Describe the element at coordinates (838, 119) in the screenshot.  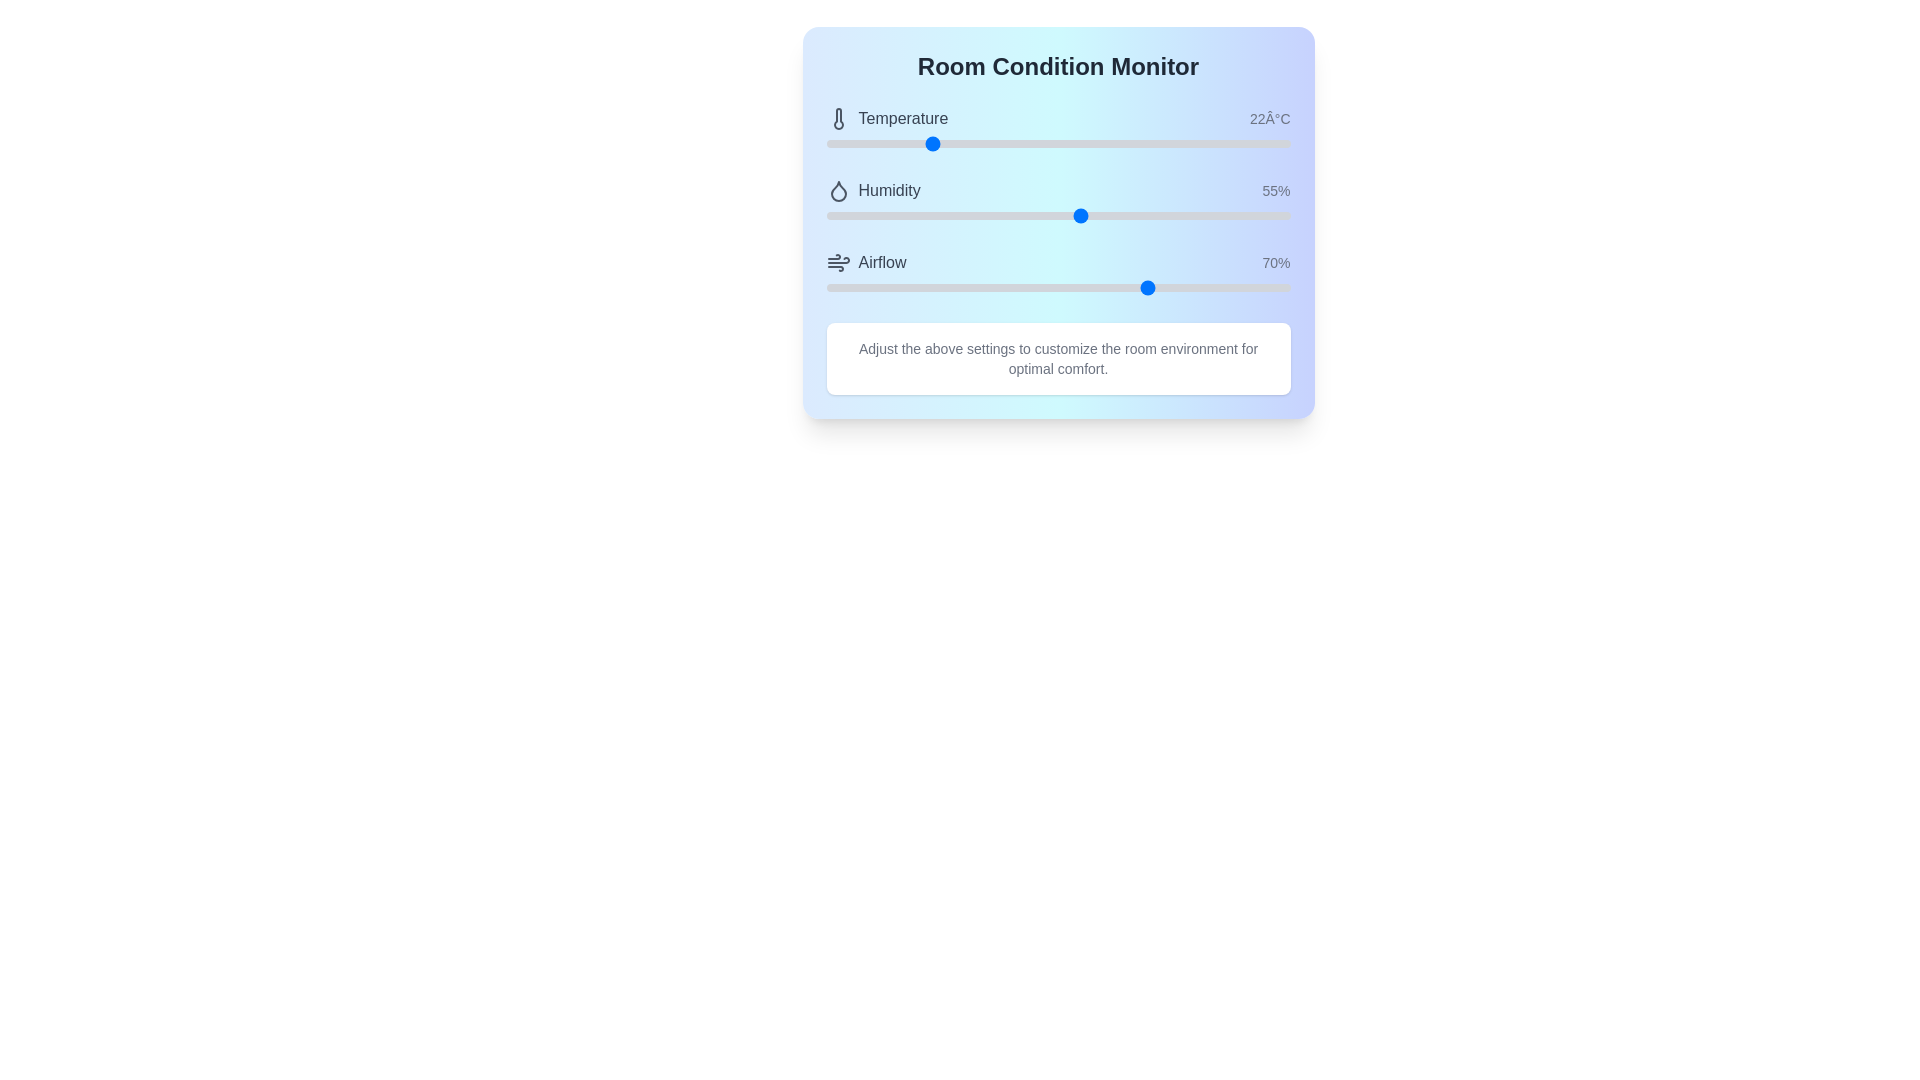
I see `the decorative icon representing temperature functionality, located to the left of the 'Temperature' label` at that location.